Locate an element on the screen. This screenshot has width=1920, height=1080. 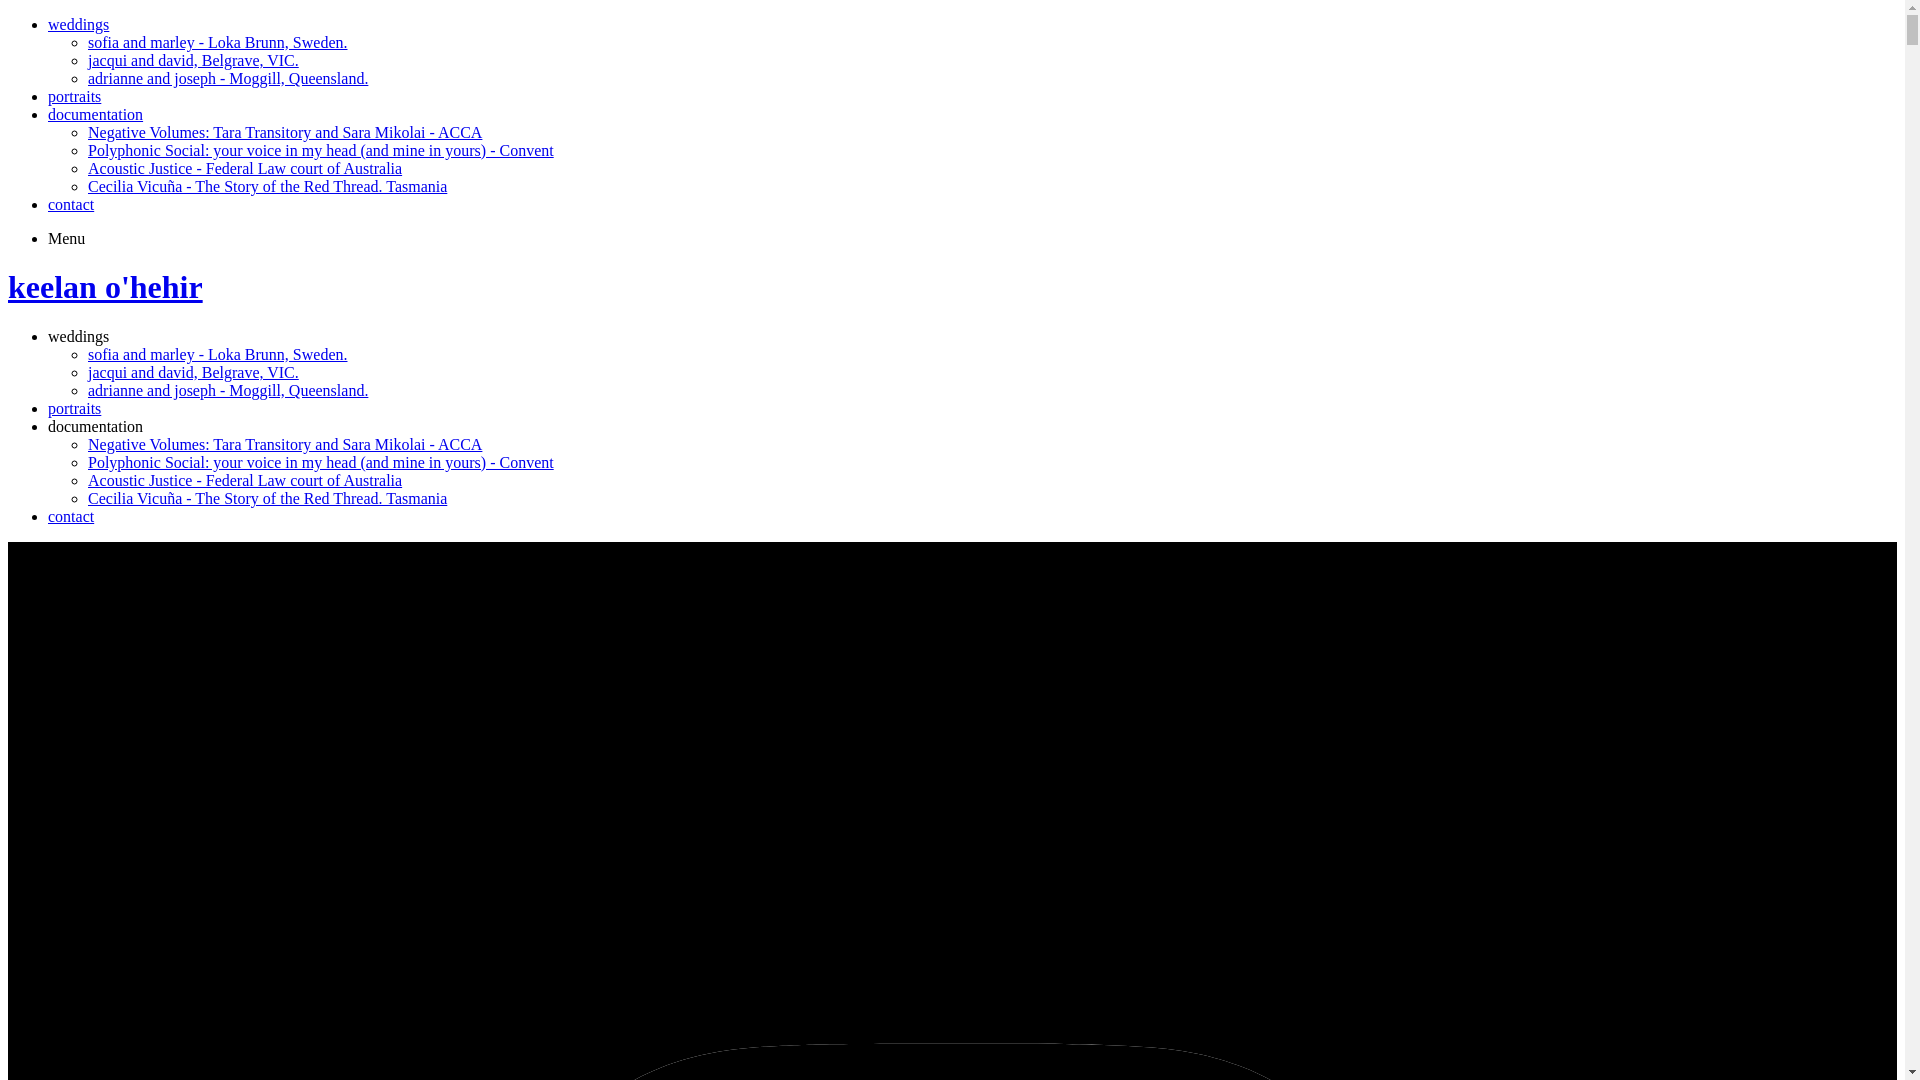
'sofia and marley - Loka Brunn, Sweden.' is located at coordinates (217, 353).